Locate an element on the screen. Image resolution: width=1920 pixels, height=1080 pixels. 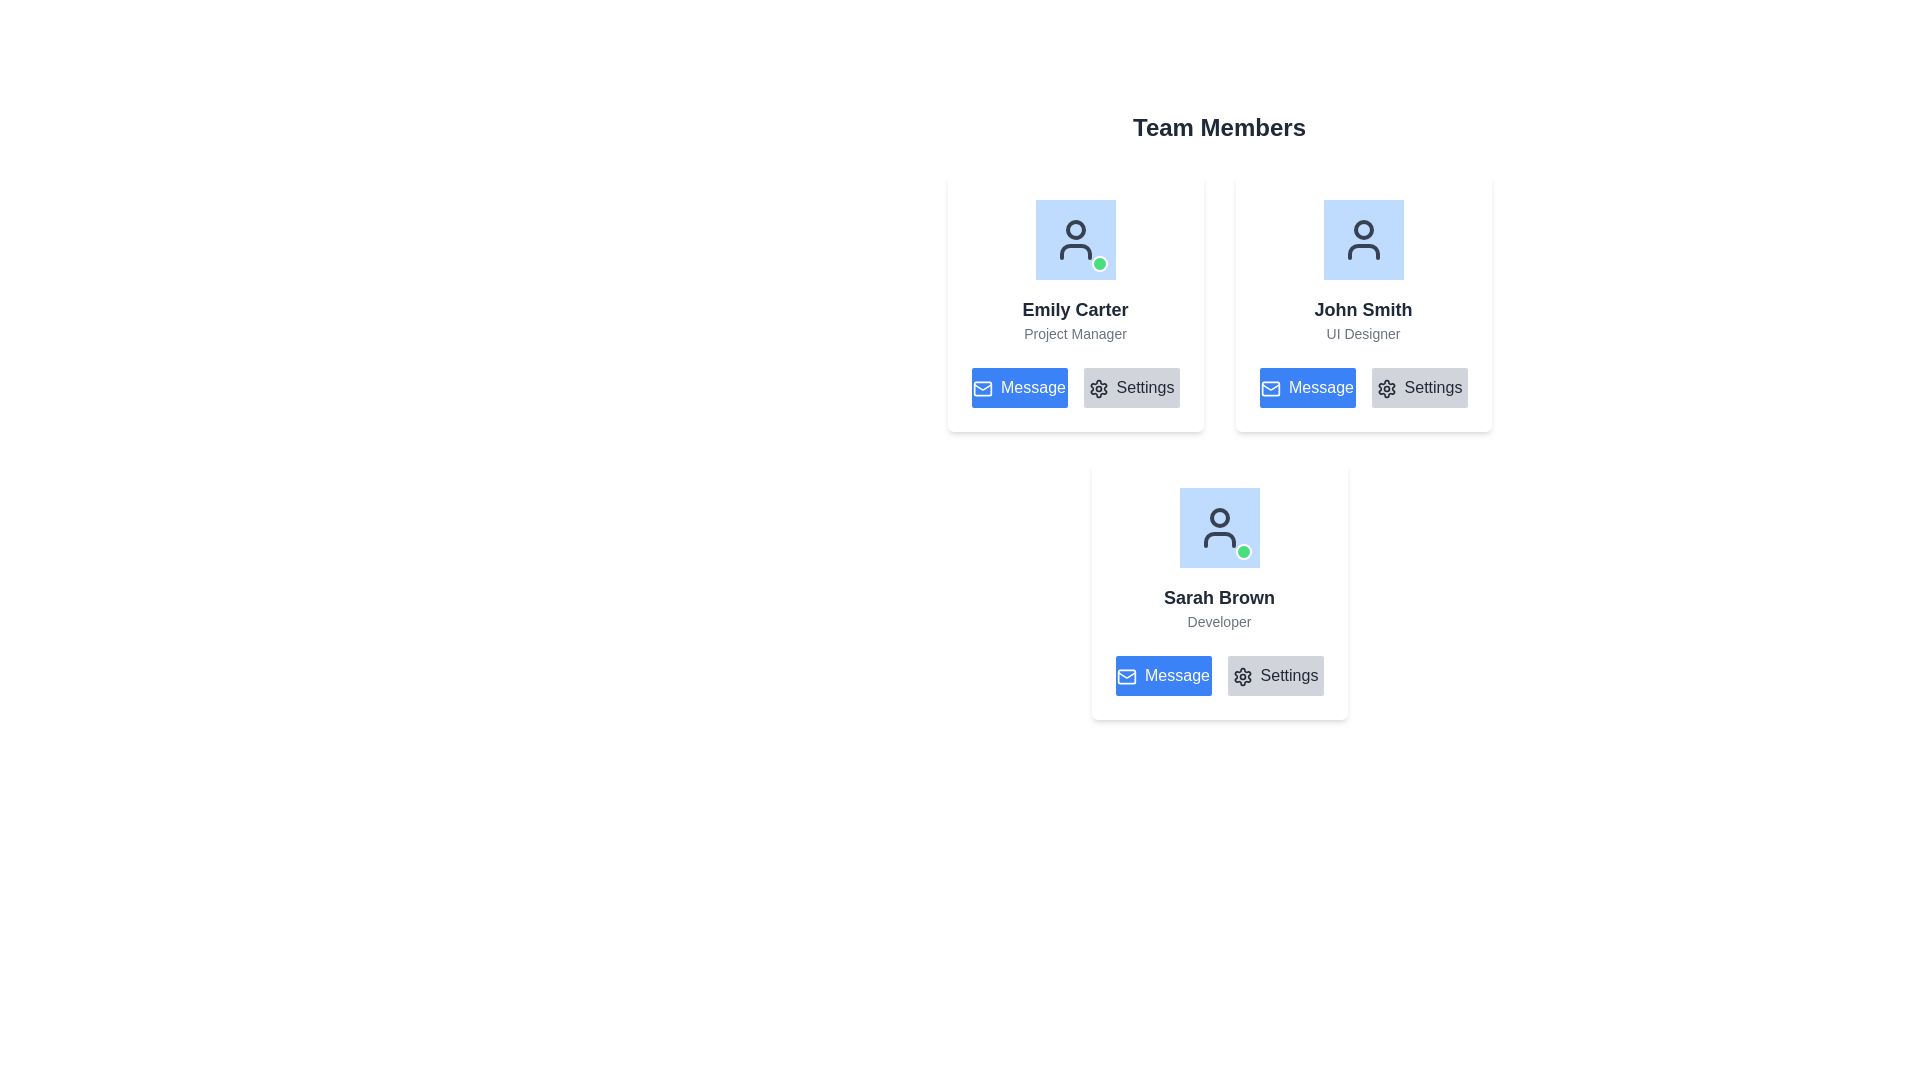
the gear icon within the 'Settings' button, which is visually associated with the profile card of 'Emily Carter' is located at coordinates (1097, 388).